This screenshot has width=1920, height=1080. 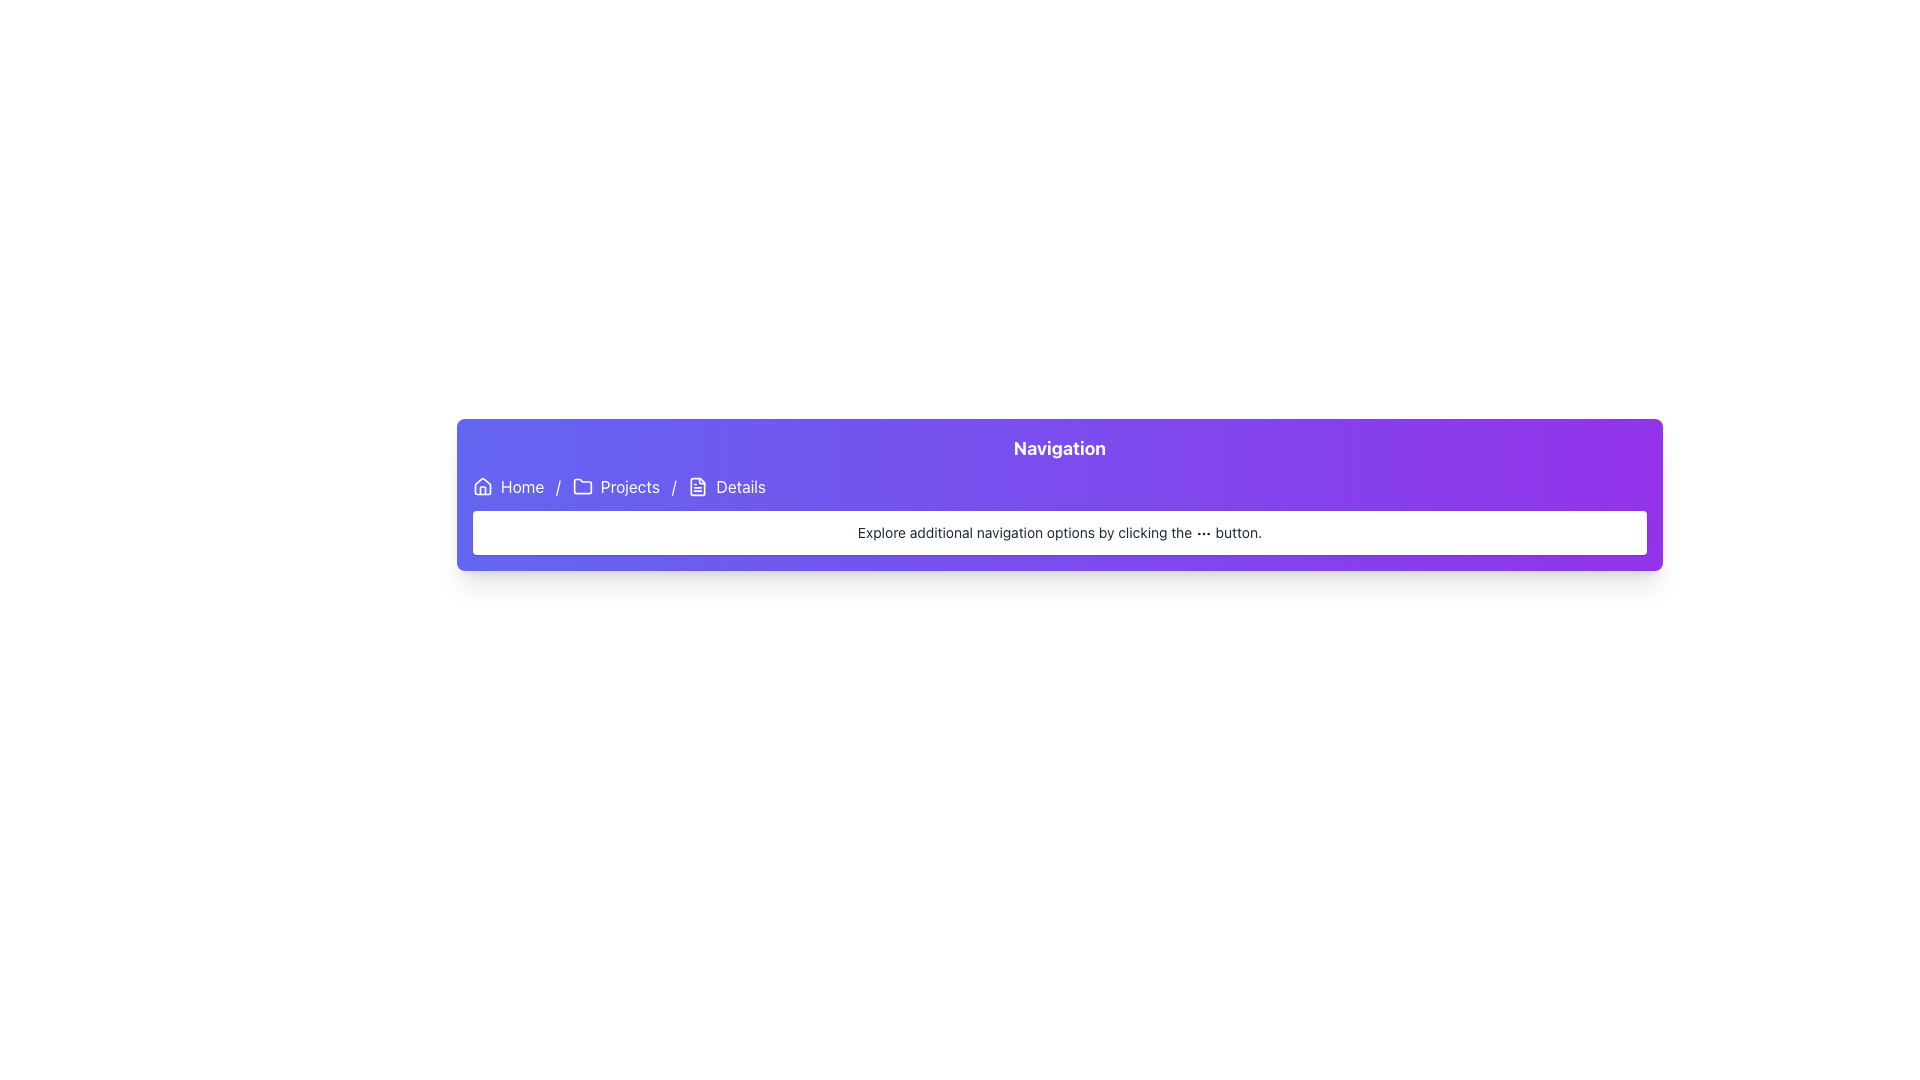 I want to click on the 'projects' icon in the breadcrumb navigation bar, which is the second icon adjacent to the 'Projects' text label, so click(x=581, y=486).